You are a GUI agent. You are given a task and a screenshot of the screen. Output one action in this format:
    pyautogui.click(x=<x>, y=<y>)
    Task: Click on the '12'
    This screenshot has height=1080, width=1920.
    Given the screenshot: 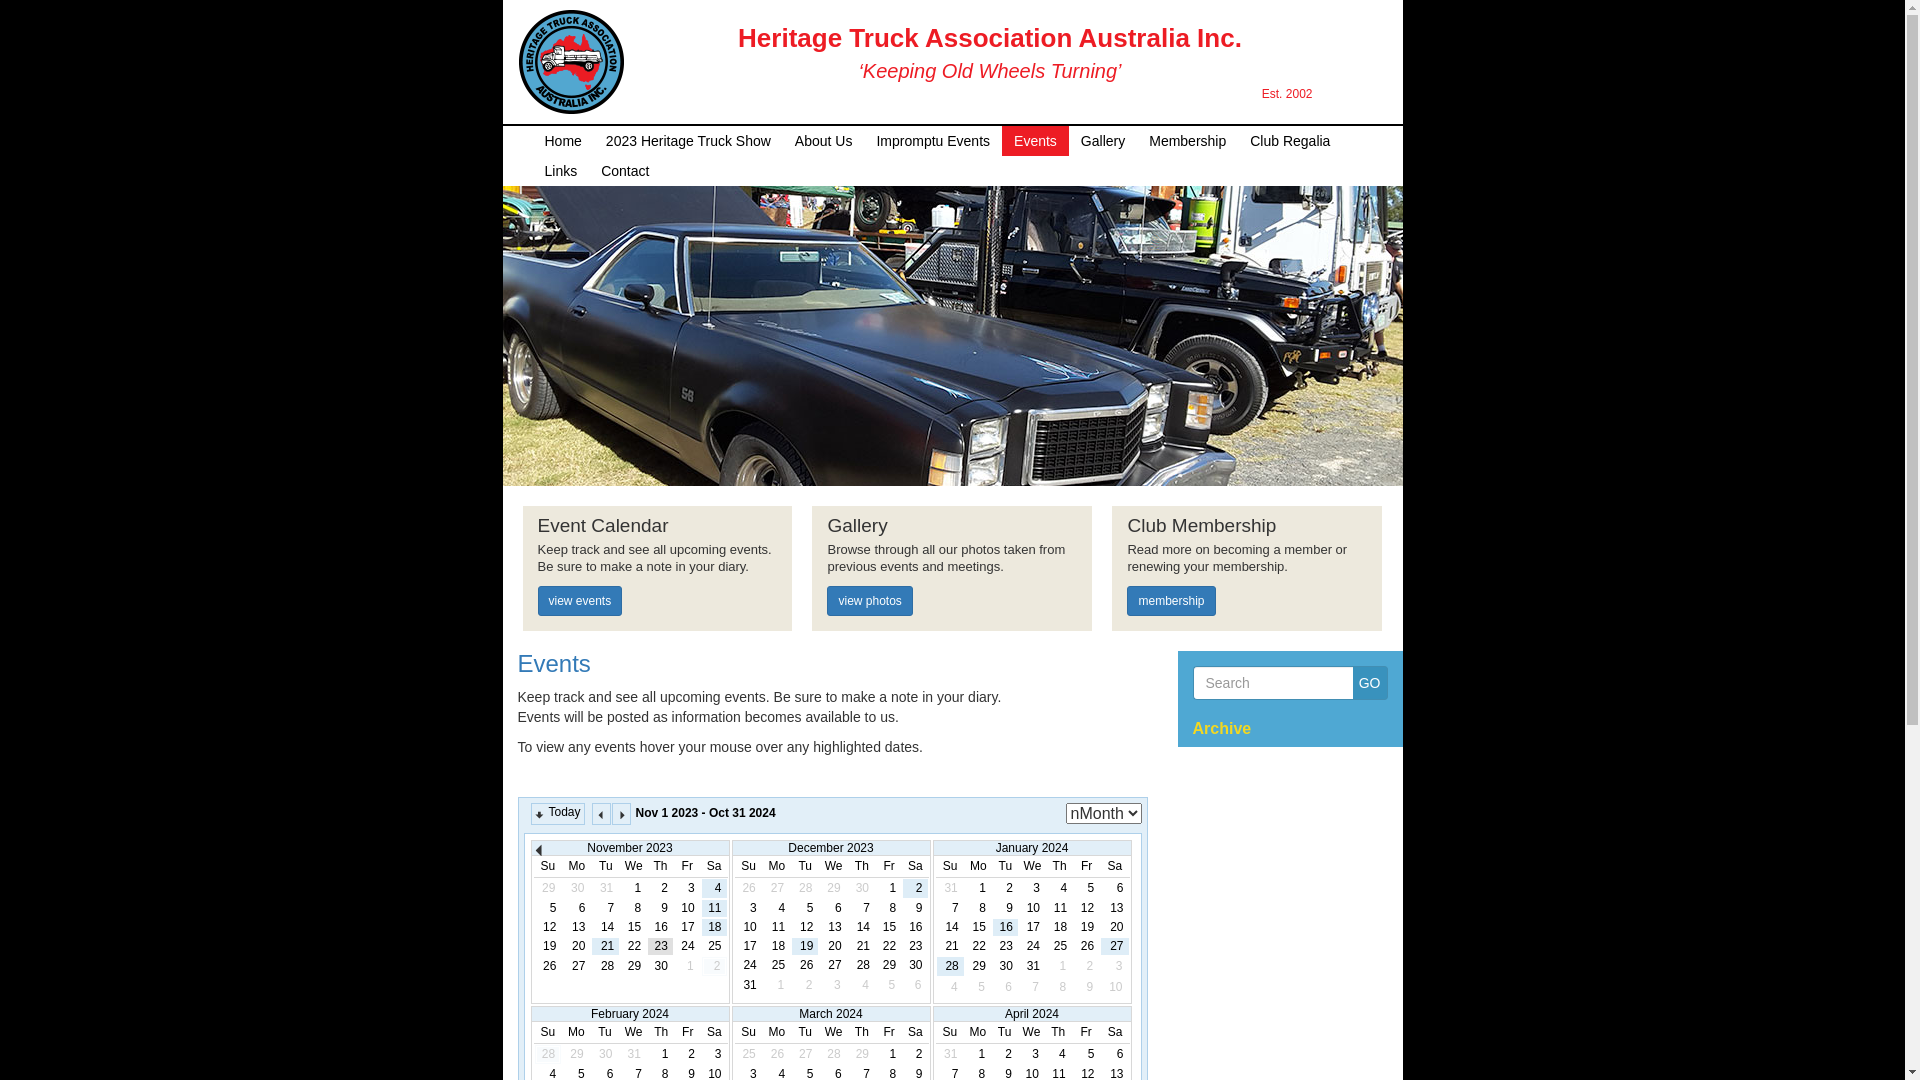 What is the action you would take?
    pyautogui.click(x=536, y=927)
    